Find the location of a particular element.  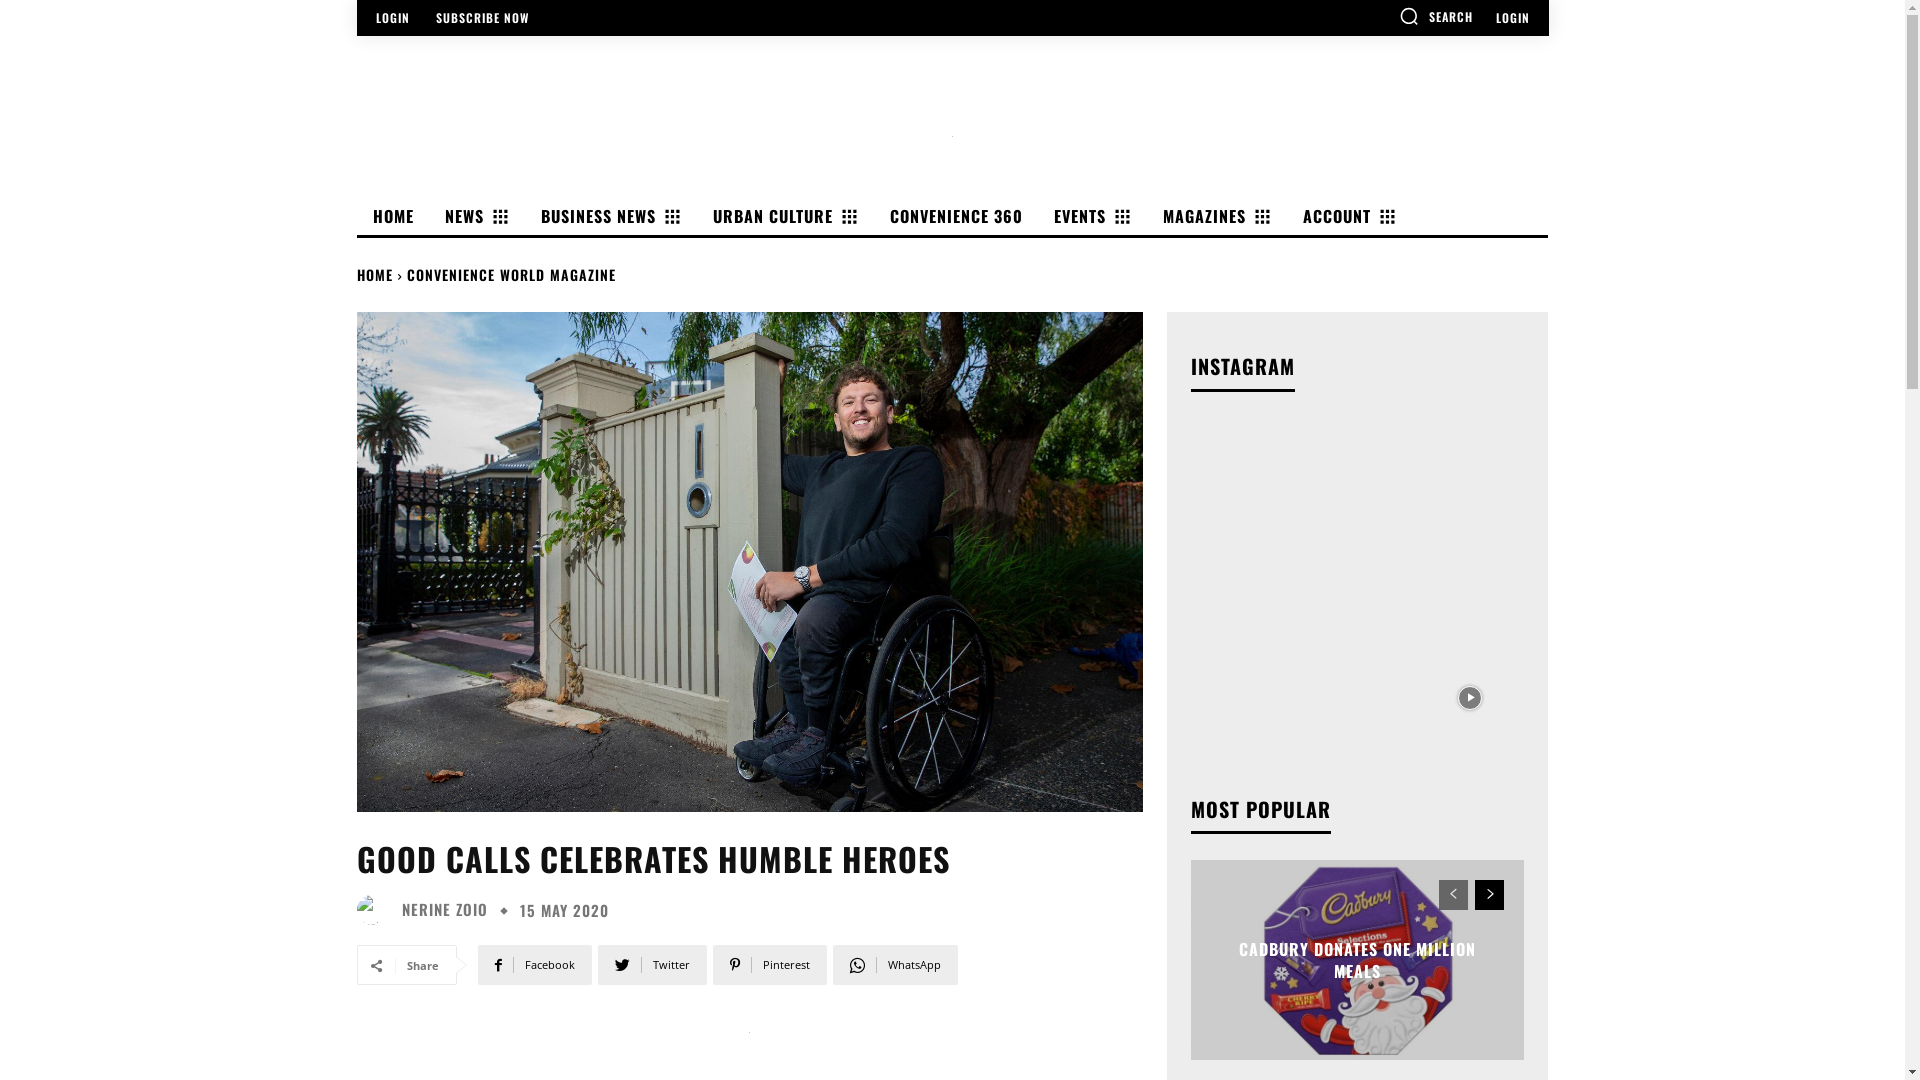

'CADBURY DONATES ONE MILLION MEALS' is located at coordinates (1357, 958).